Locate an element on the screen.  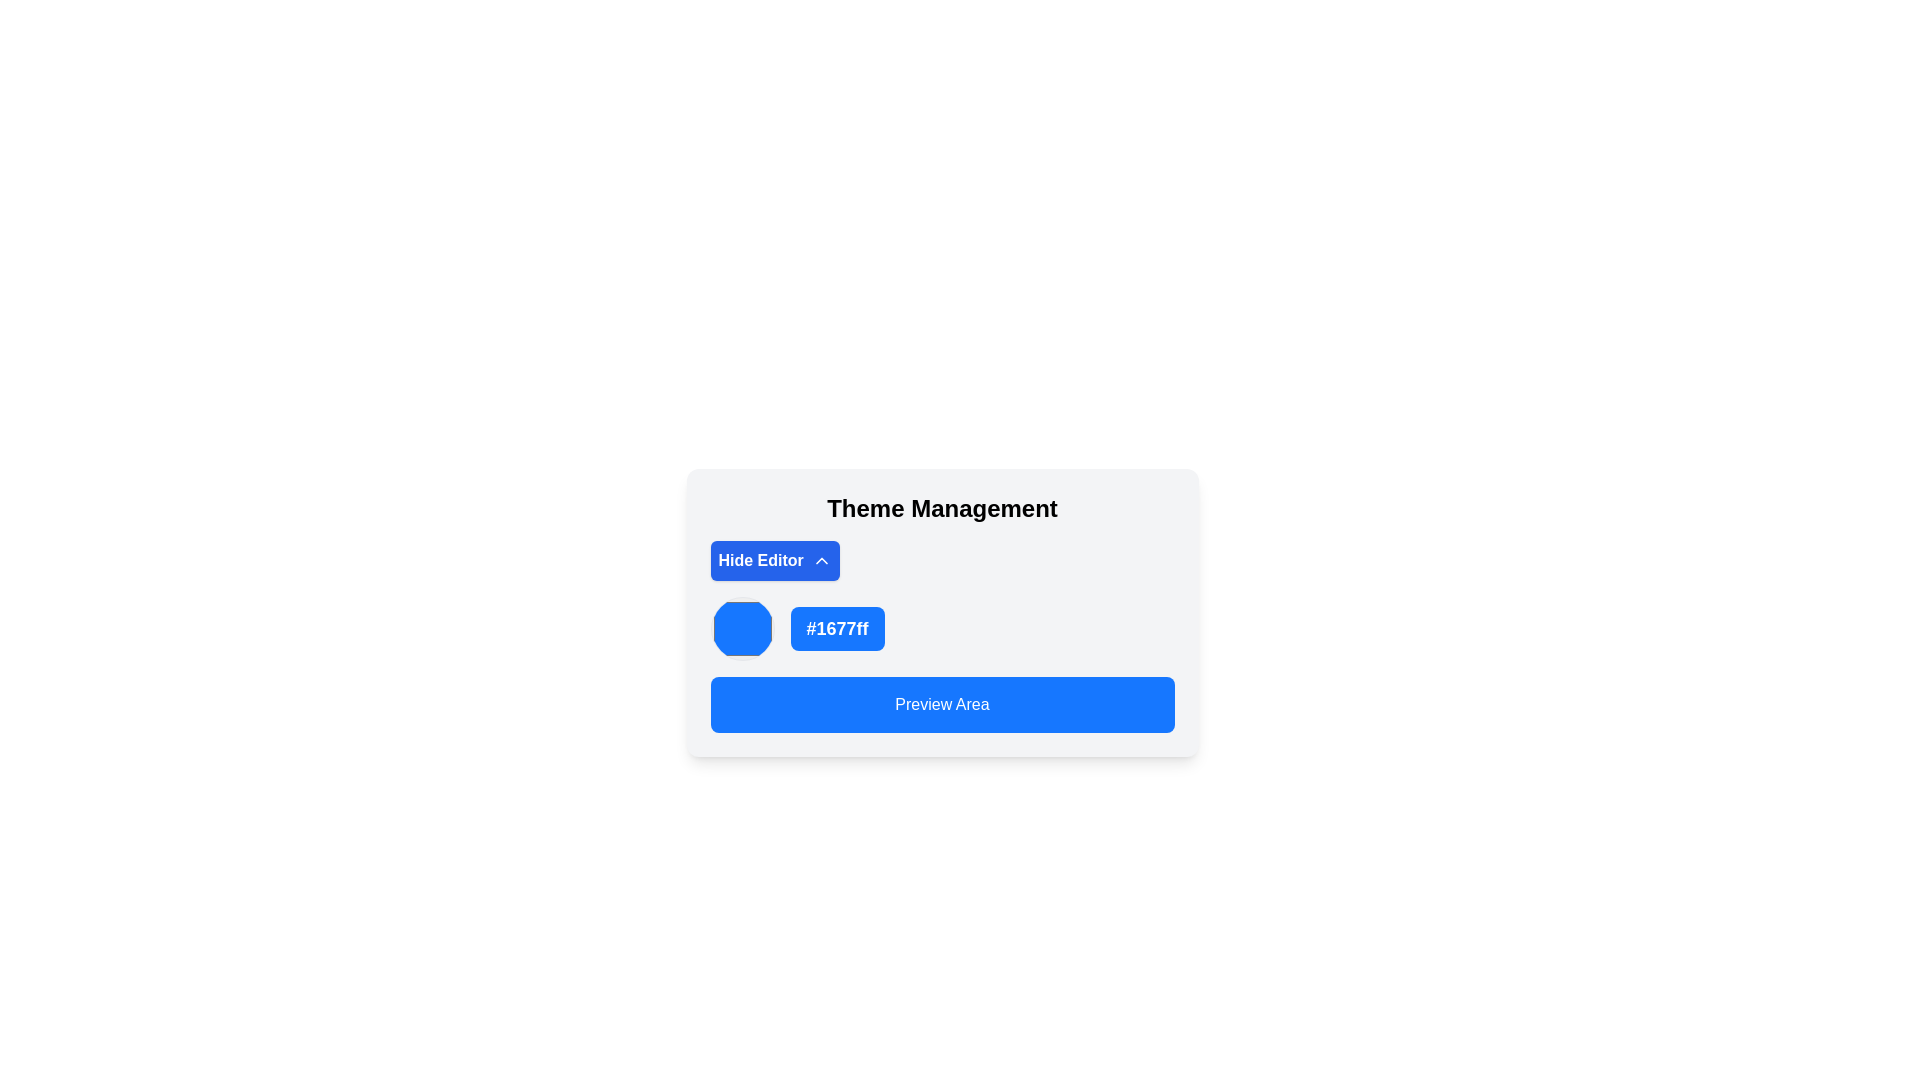
the Text display button that shows the color code '#1677ff', located in the upper section of the 'Theme Management' panel, to the right of the circular color preview element and below the 'Hide Editor' dropdown is located at coordinates (837, 627).